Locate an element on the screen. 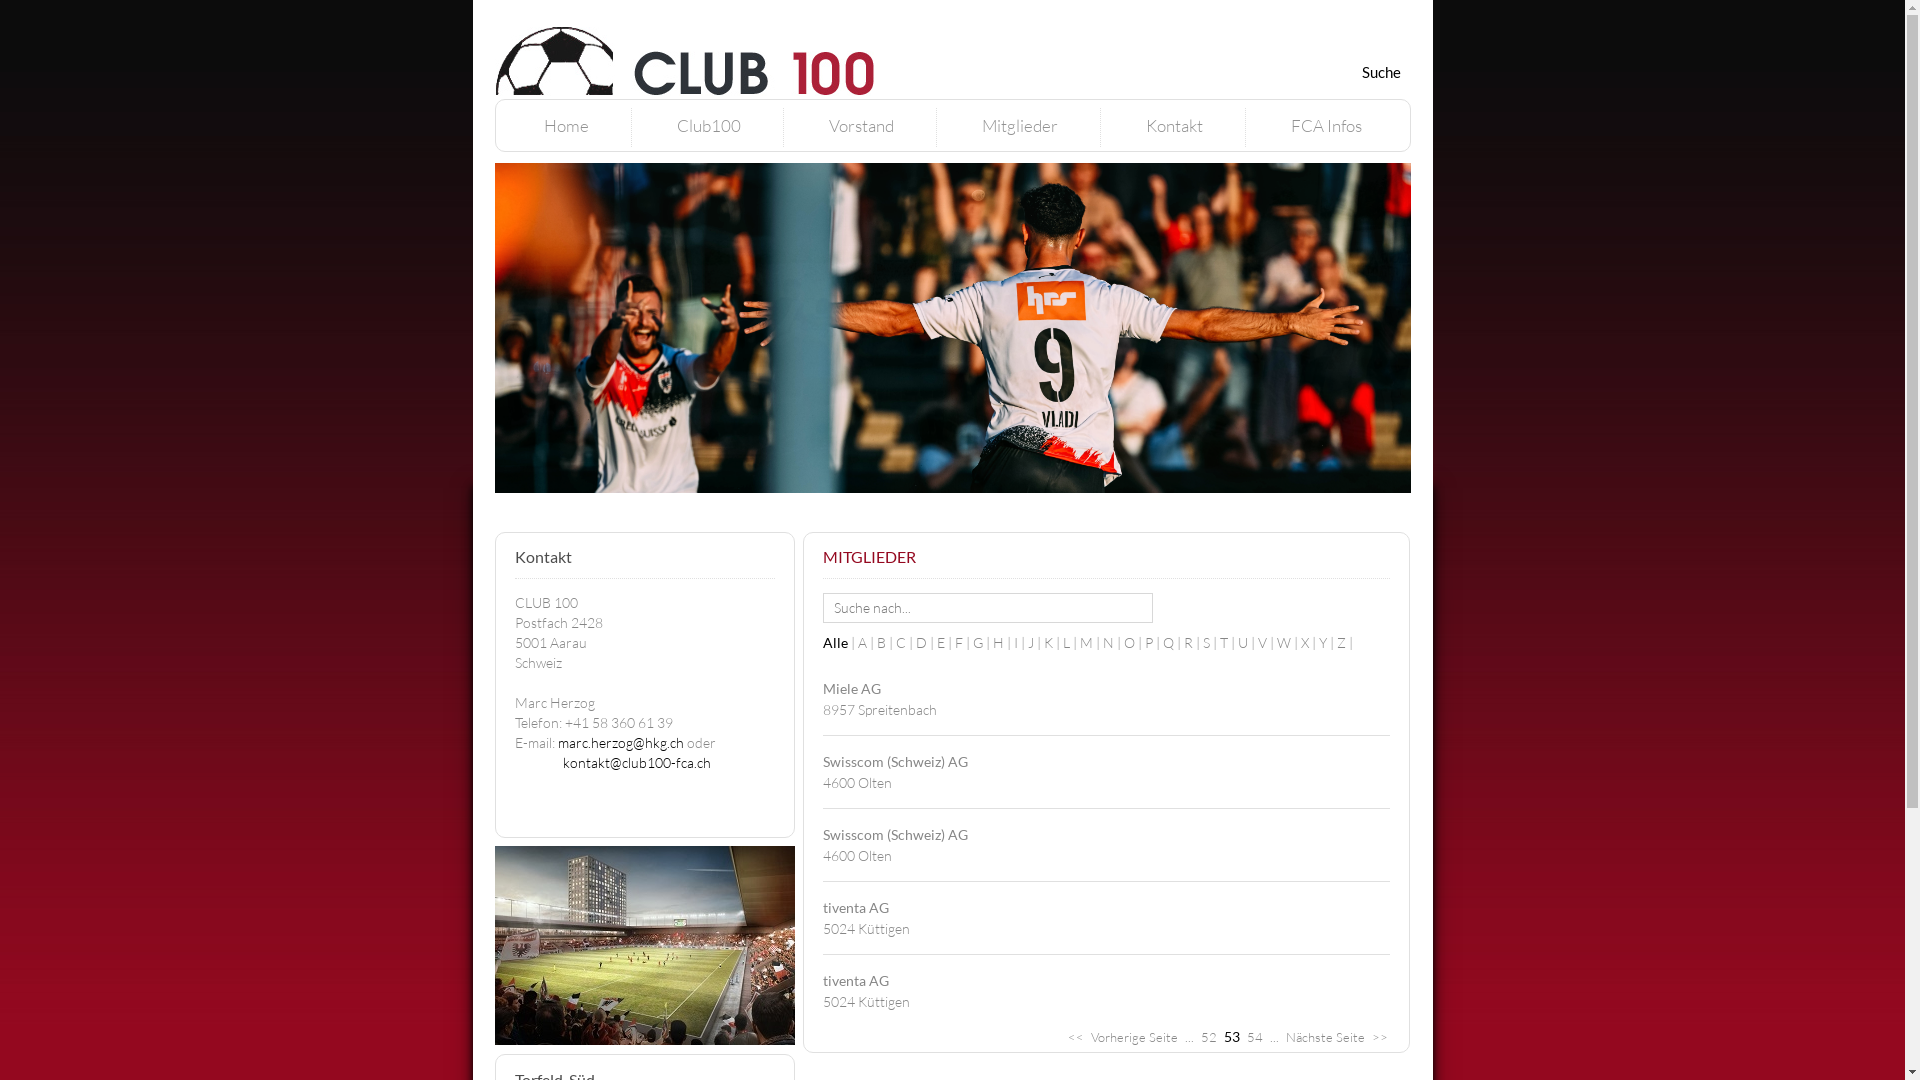 This screenshot has width=1920, height=1080. 'FCA Infos' is located at coordinates (1290, 125).